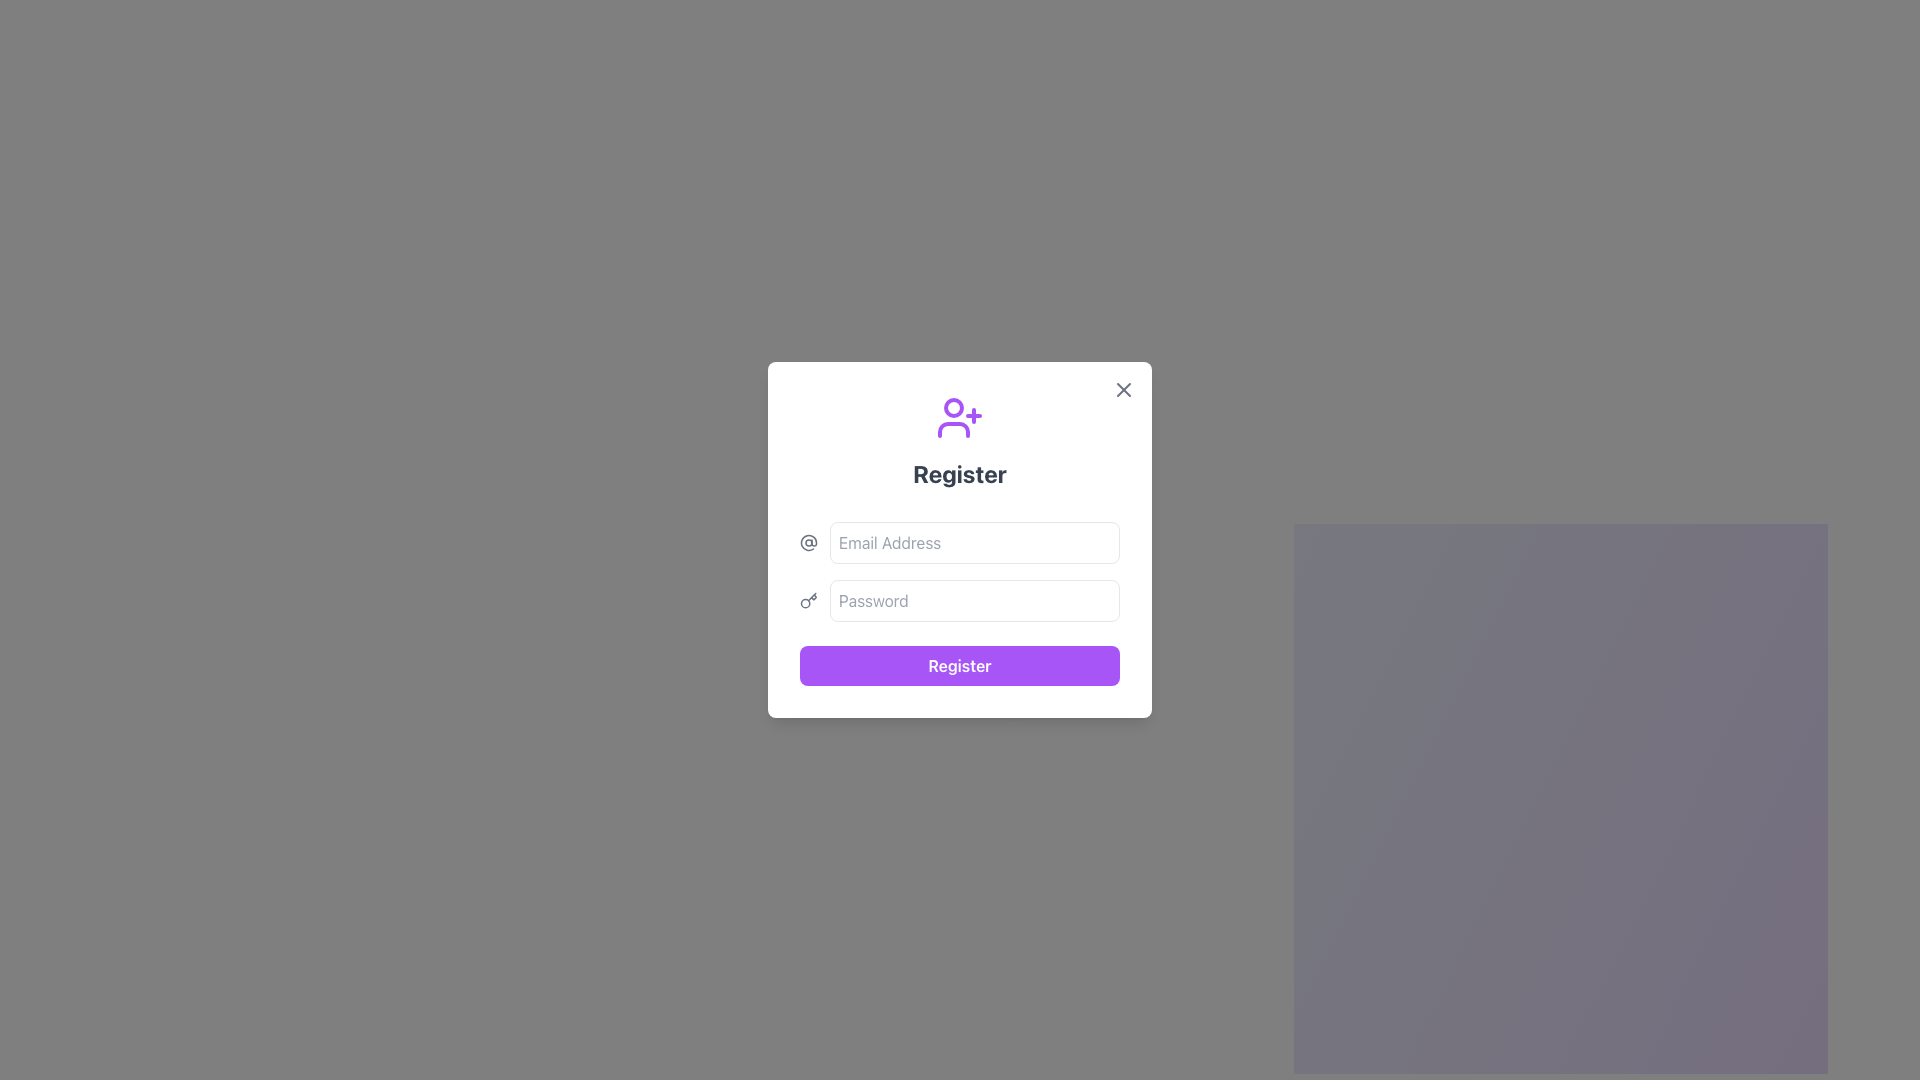  What do you see at coordinates (1123, 389) in the screenshot?
I see `the close button located in the top-right corner of the white card` at bounding box center [1123, 389].